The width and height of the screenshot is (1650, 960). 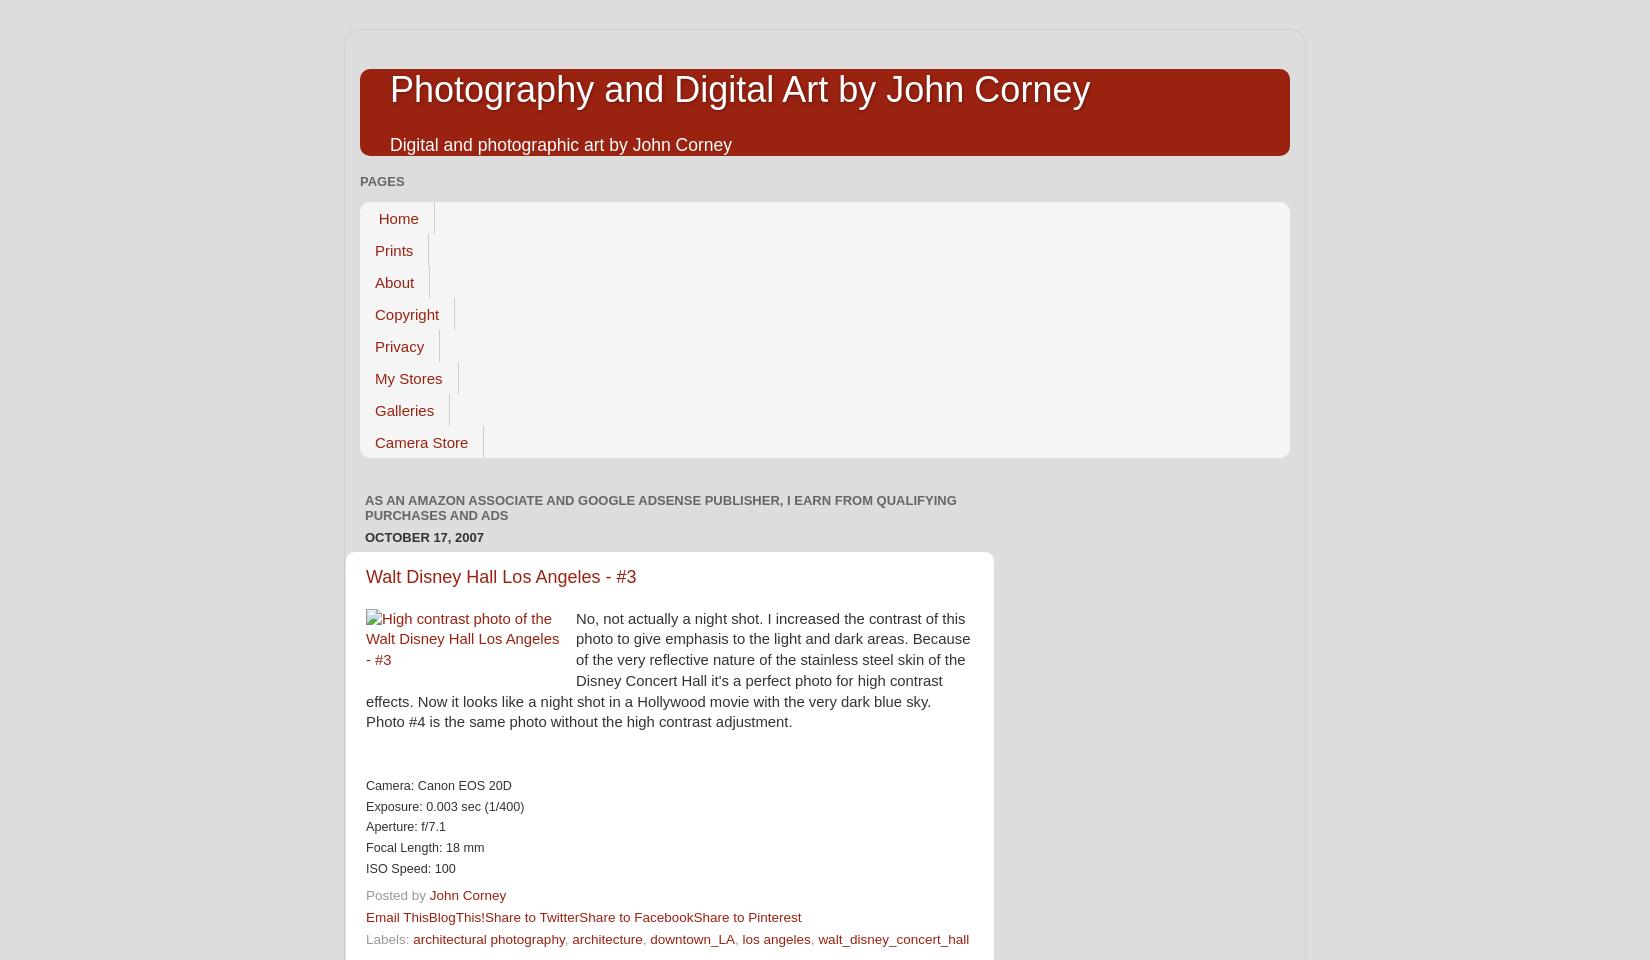 What do you see at coordinates (635, 917) in the screenshot?
I see `'Share to Facebook'` at bounding box center [635, 917].